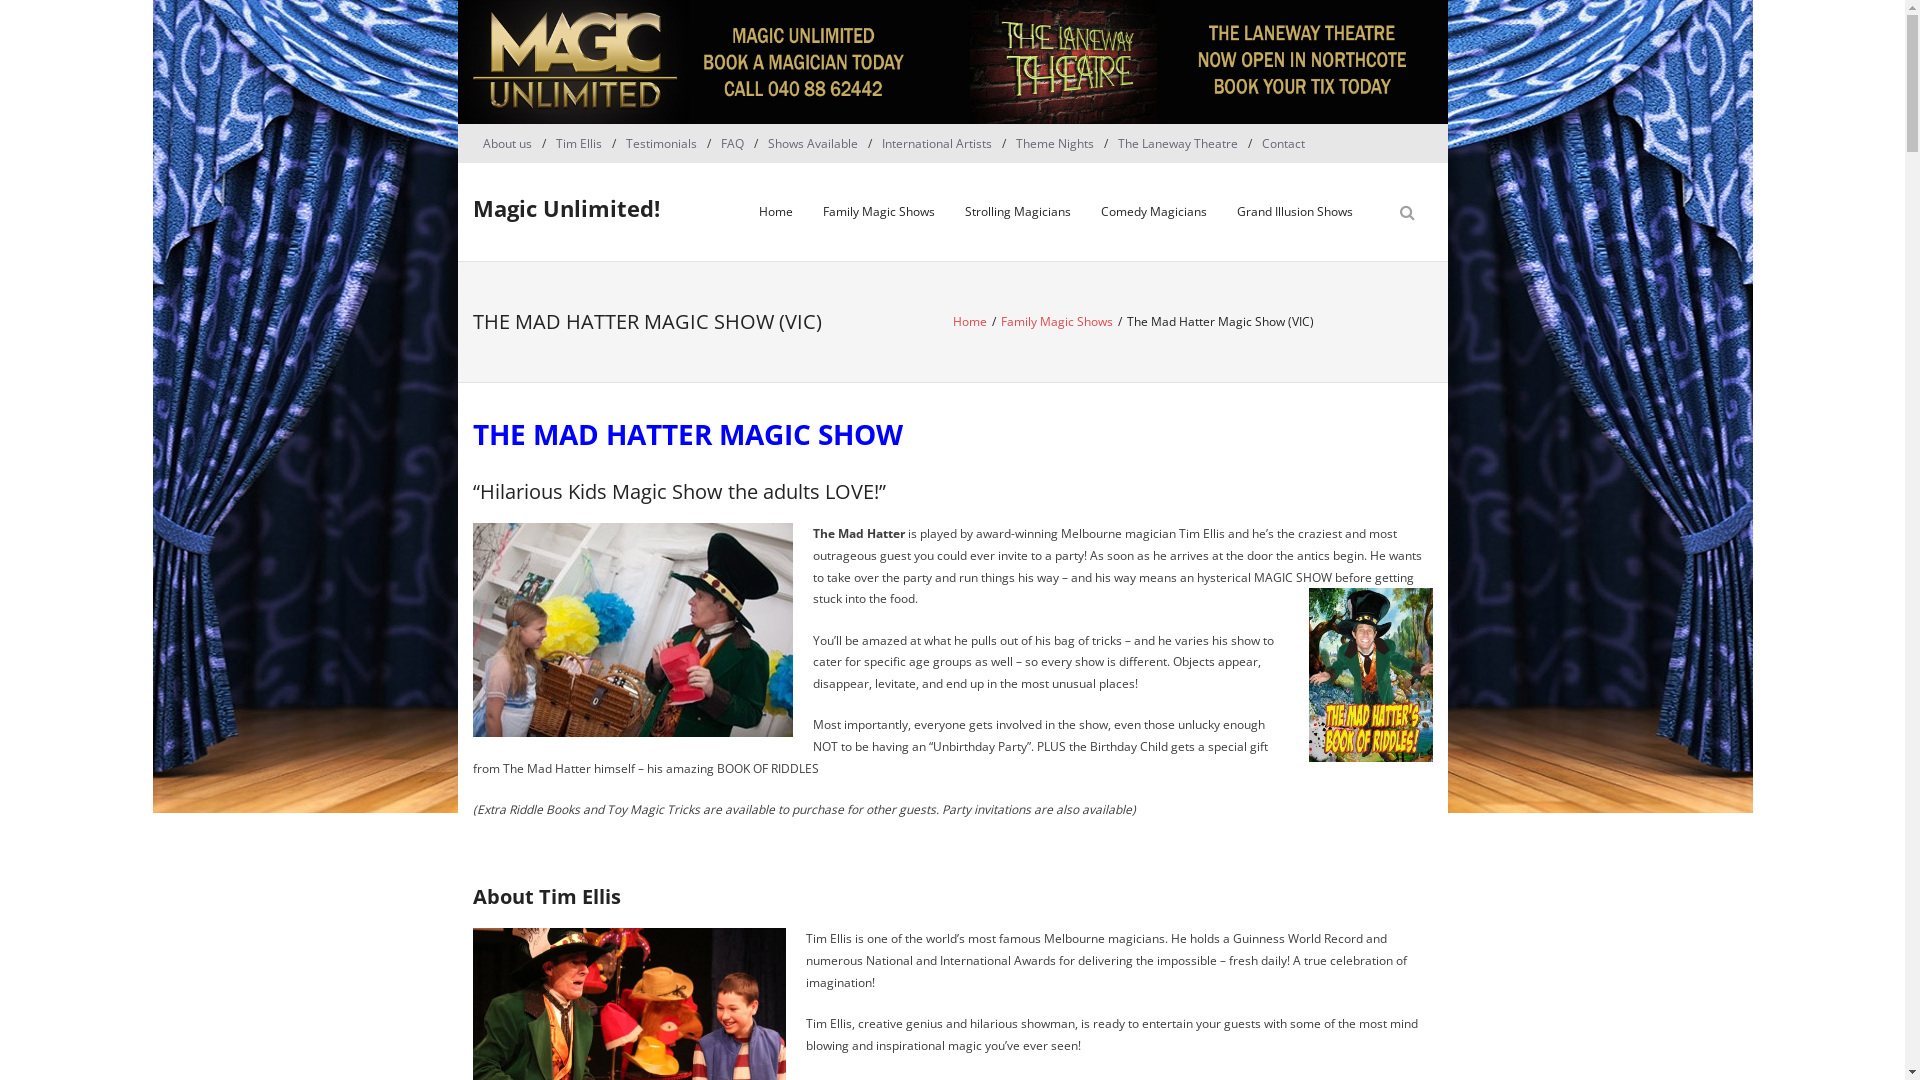  What do you see at coordinates (1055, 320) in the screenshot?
I see `'Family Magic Shows'` at bounding box center [1055, 320].